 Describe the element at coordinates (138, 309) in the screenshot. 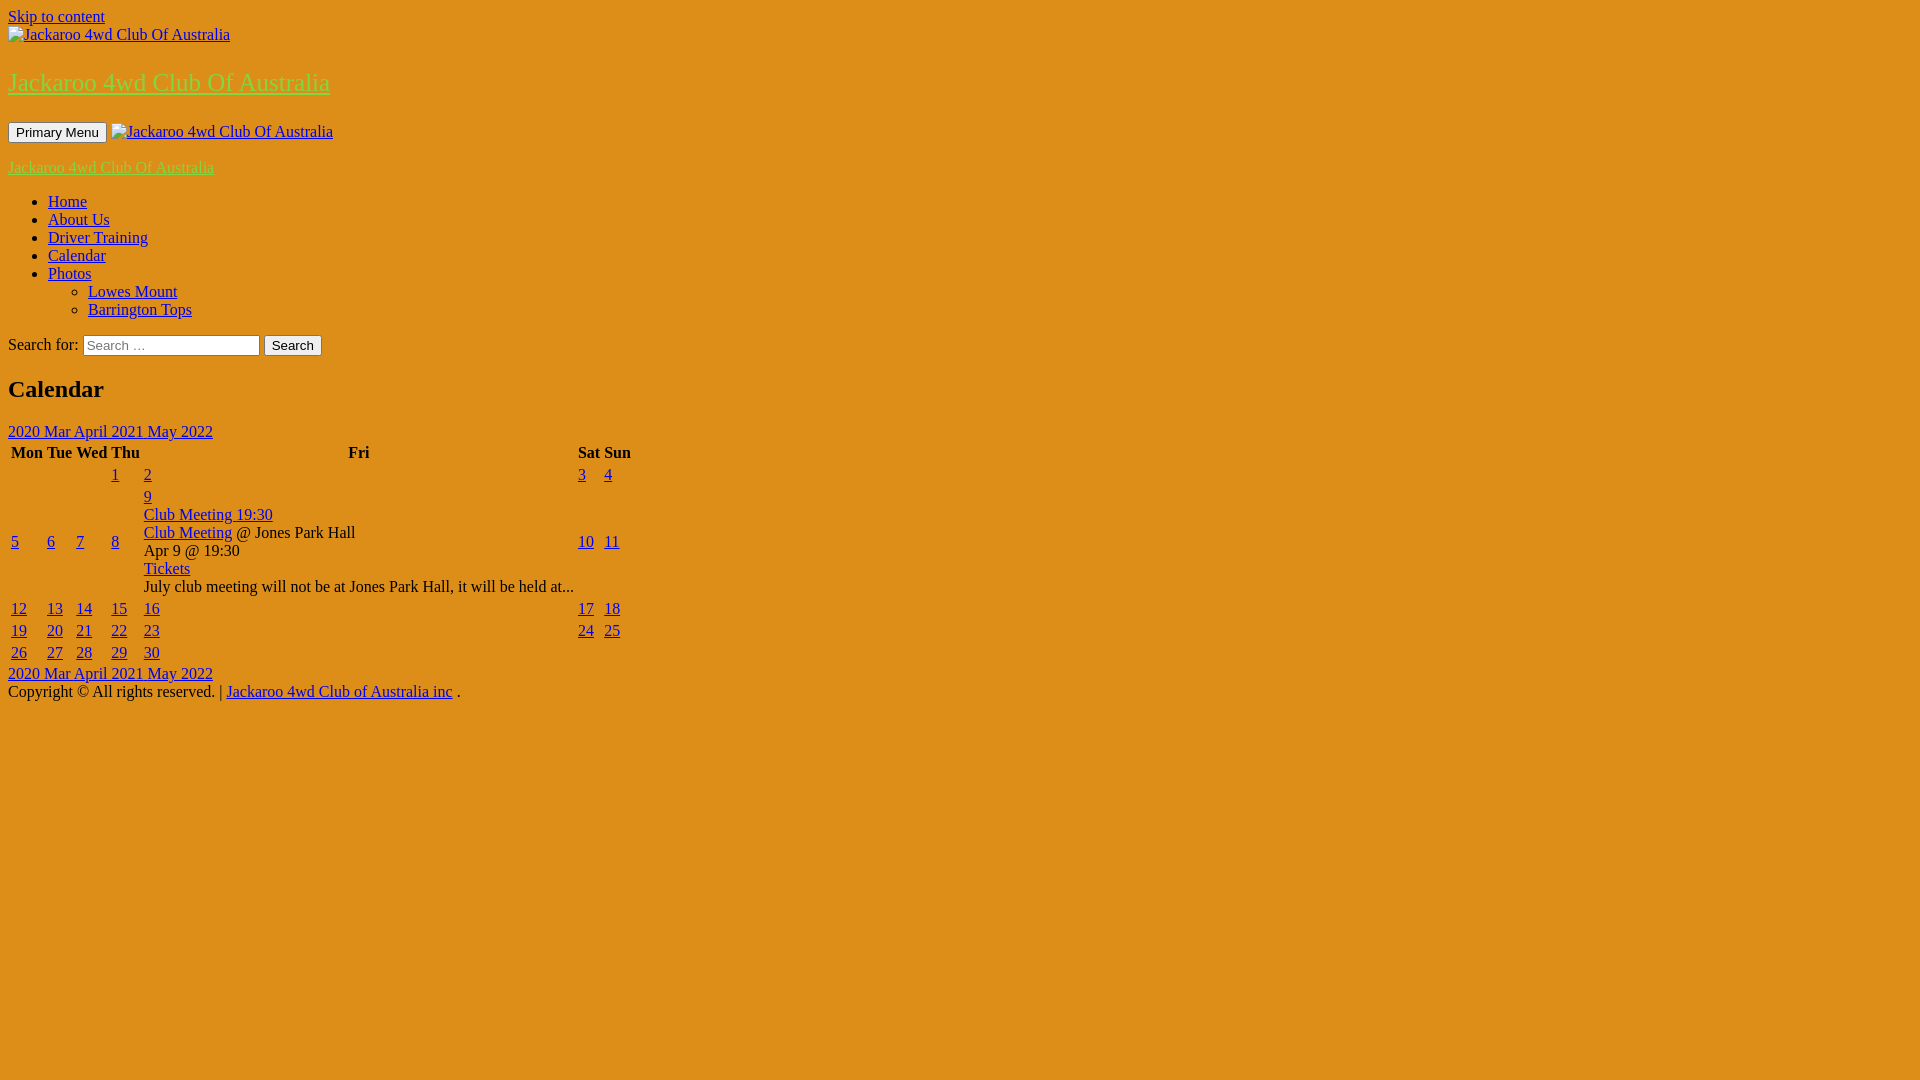

I see `'Barrington Tops'` at that location.